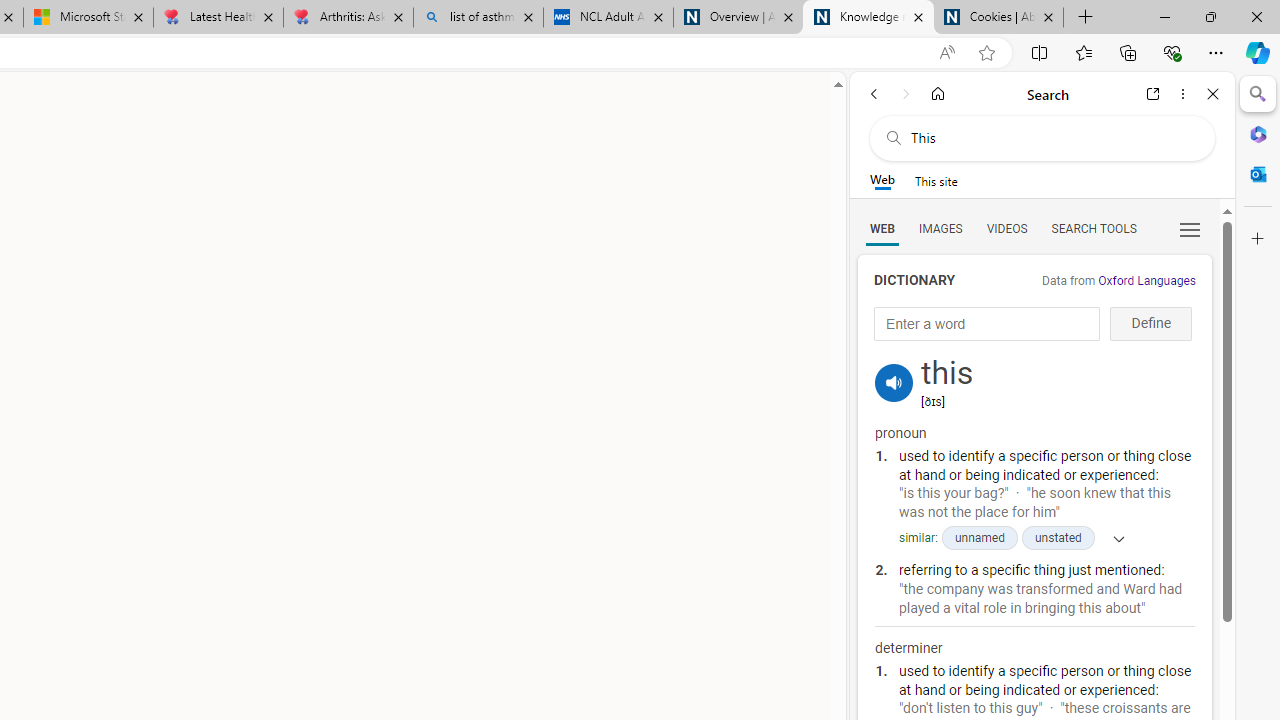 The width and height of the screenshot is (1280, 720). What do you see at coordinates (939, 227) in the screenshot?
I see `'IMAGES'` at bounding box center [939, 227].